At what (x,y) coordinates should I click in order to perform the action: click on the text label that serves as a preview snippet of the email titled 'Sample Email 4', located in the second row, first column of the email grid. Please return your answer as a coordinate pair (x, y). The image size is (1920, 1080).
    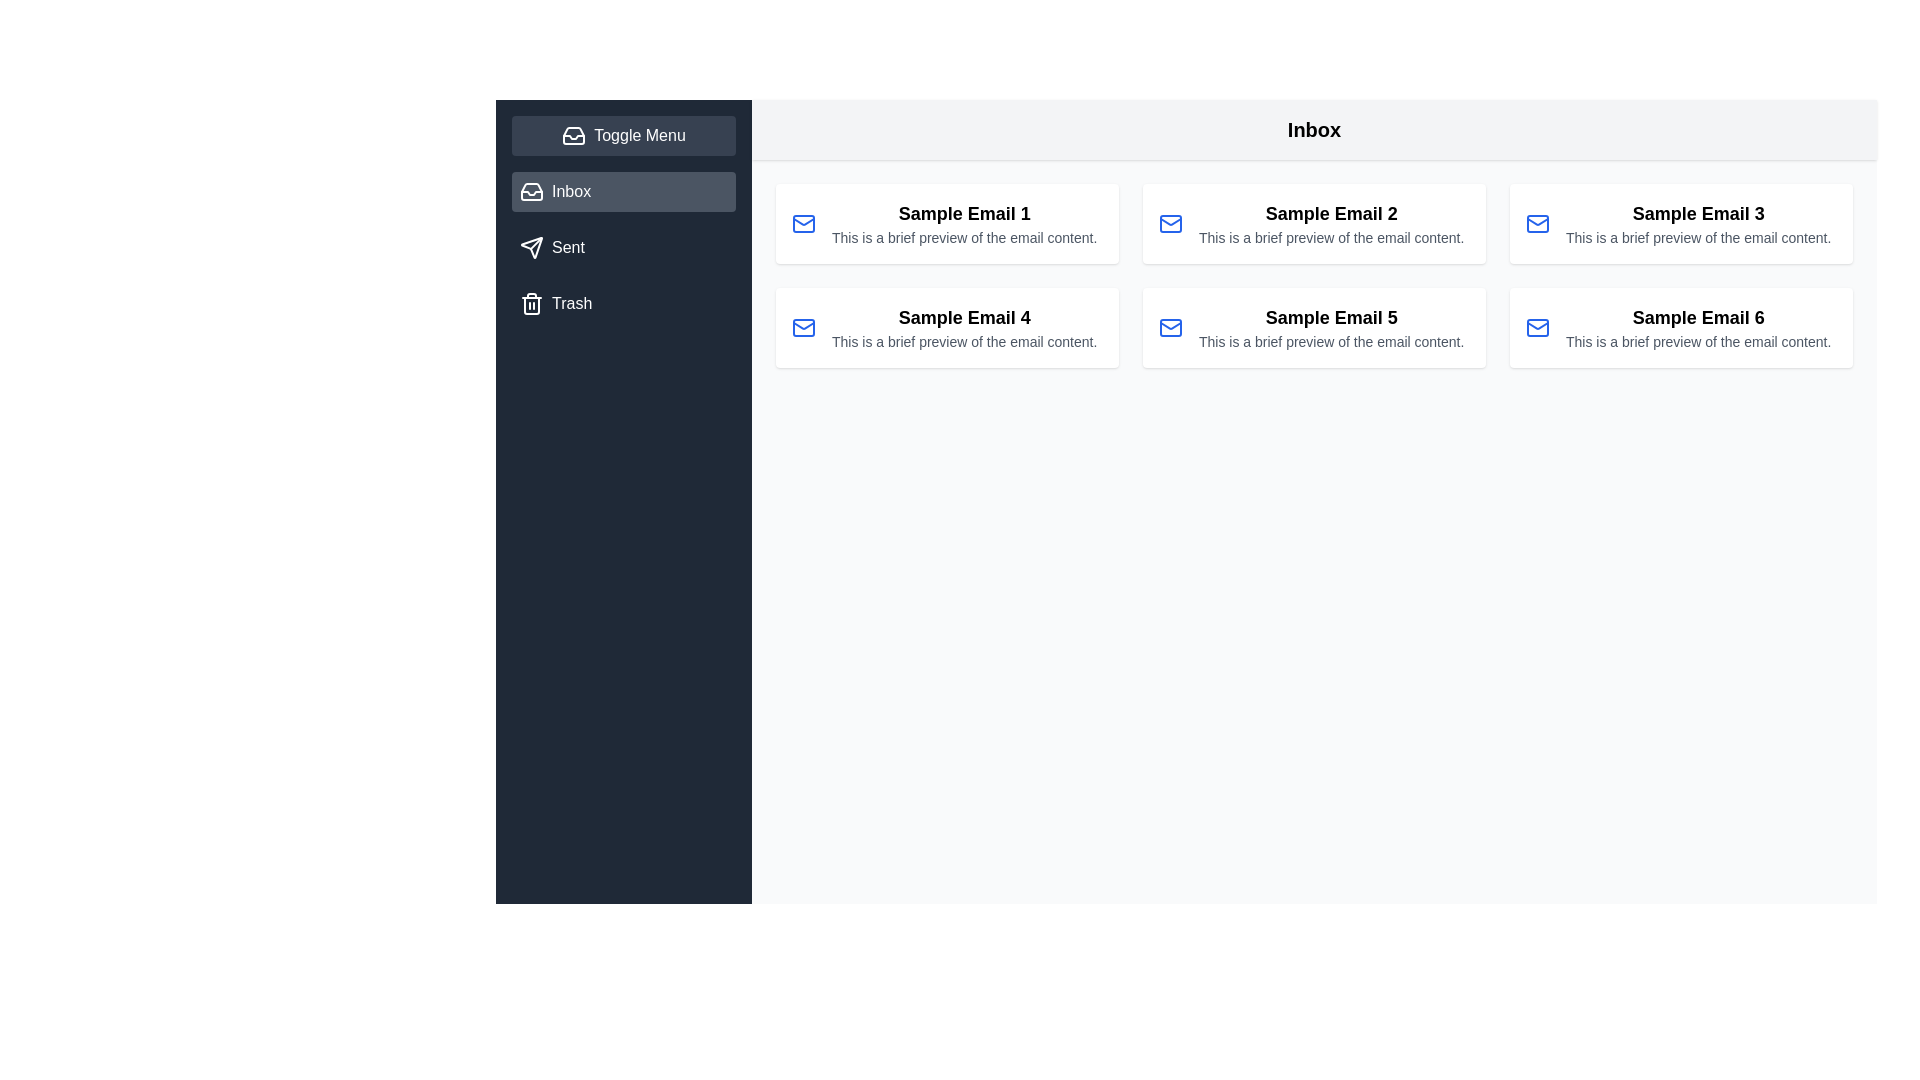
    Looking at the image, I should click on (964, 341).